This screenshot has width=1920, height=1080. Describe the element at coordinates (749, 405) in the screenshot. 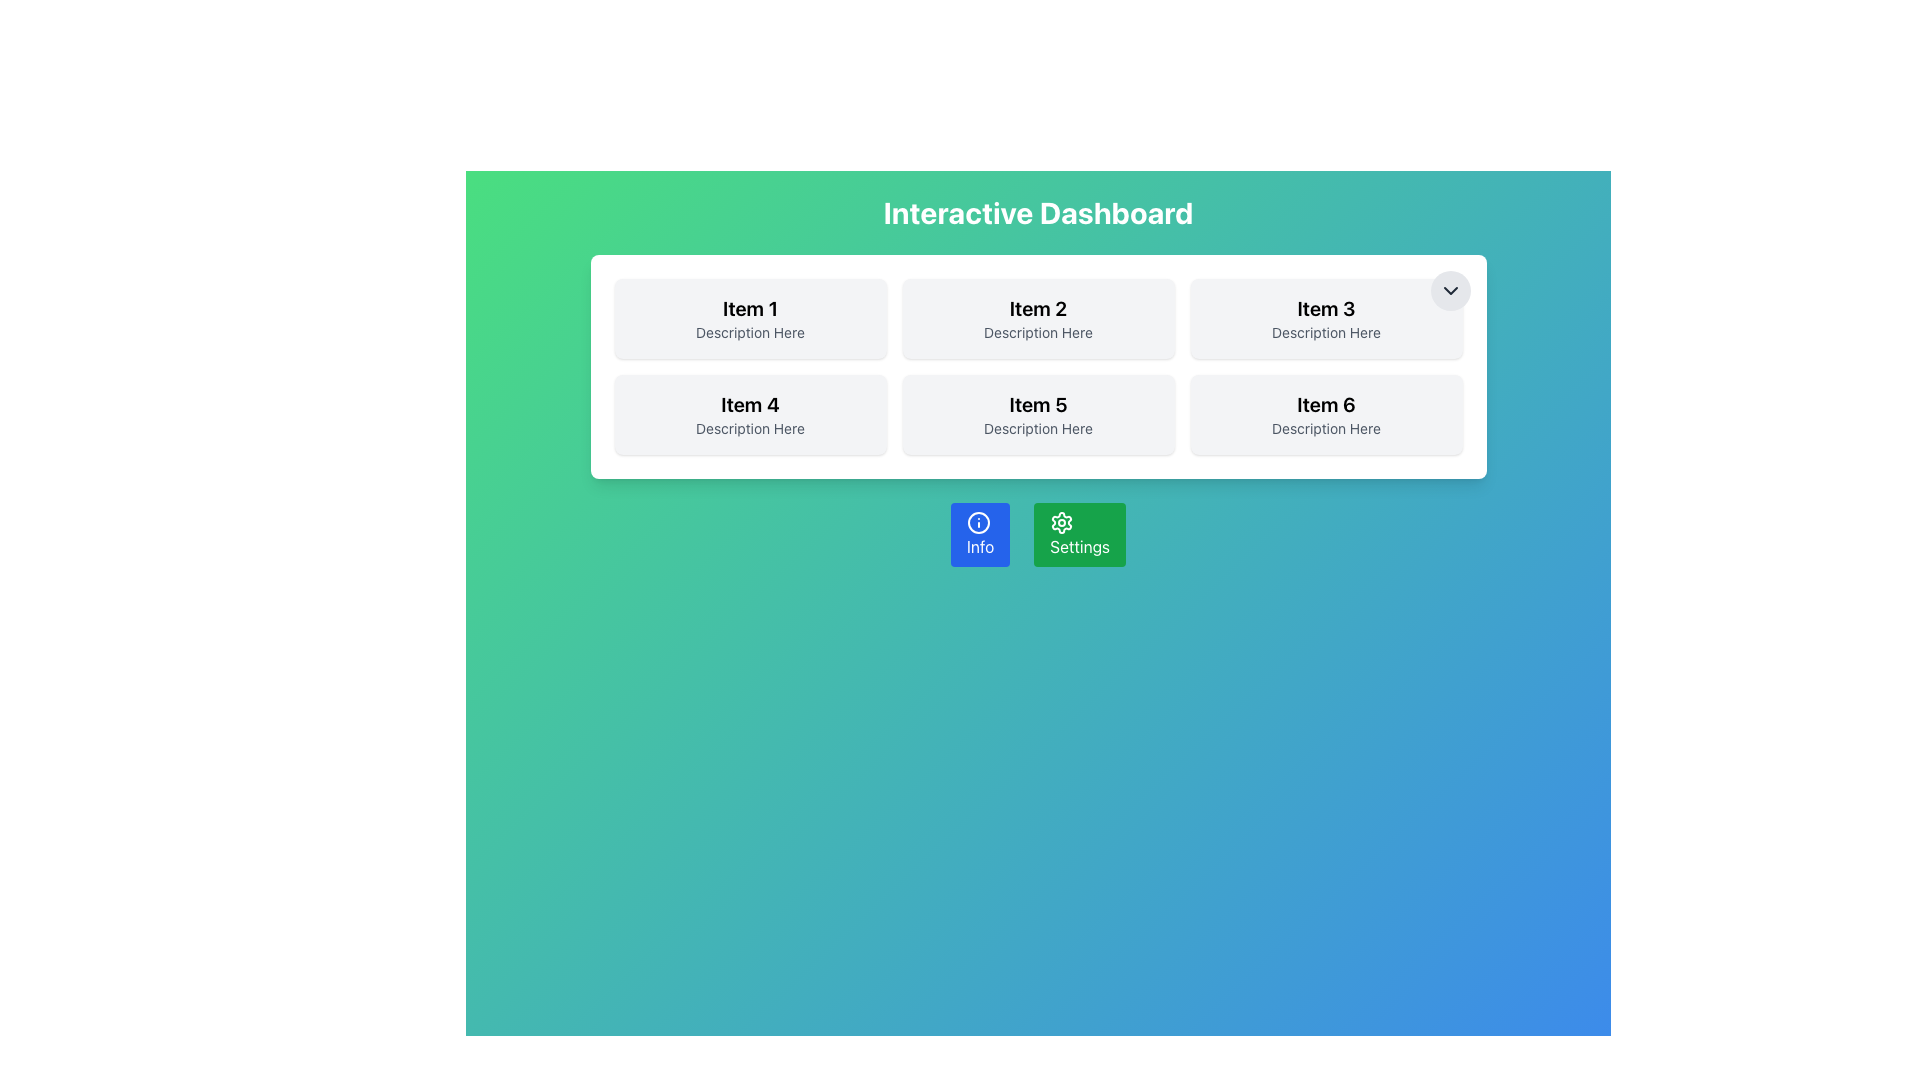

I see `the Text Label that serves as a header or title for the content related to 'Item 4', located in the bottom-left quadrant of a grid layout` at that location.